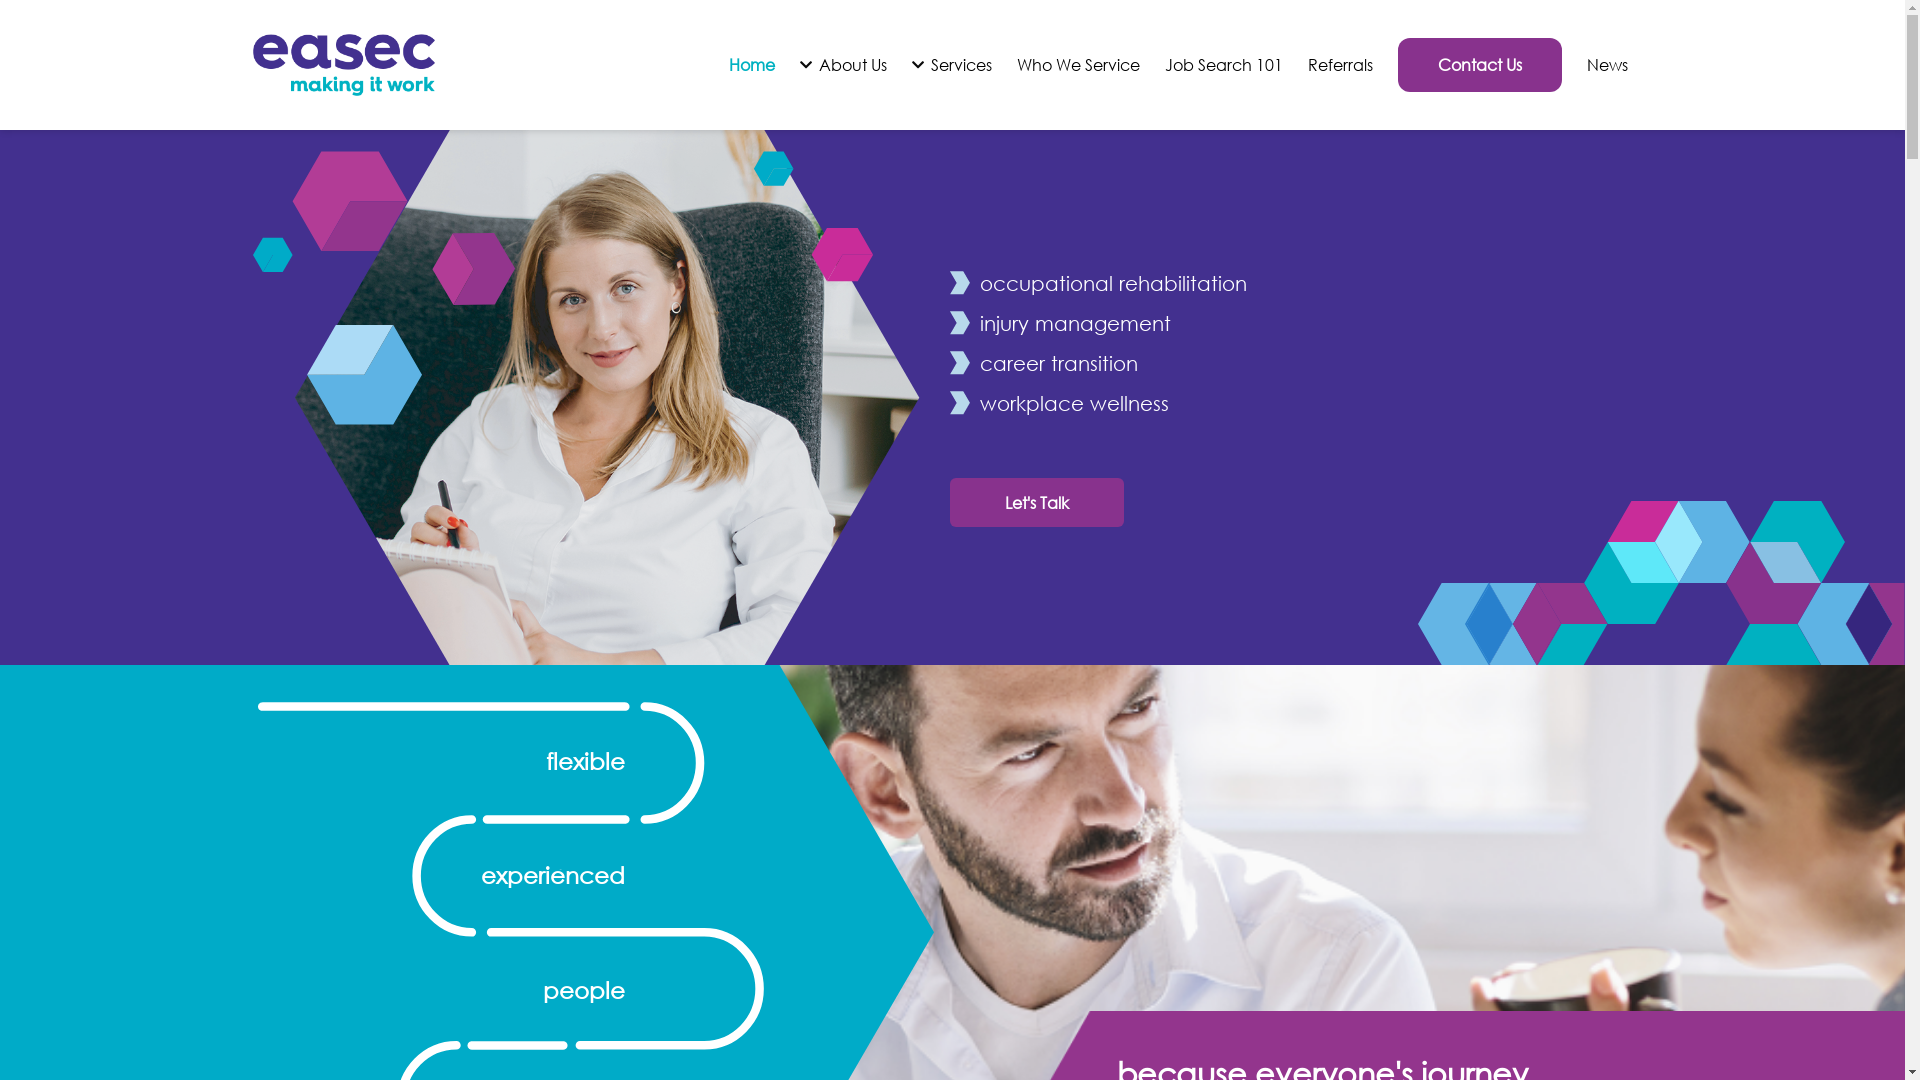  I want to click on 'Services', so click(950, 64).